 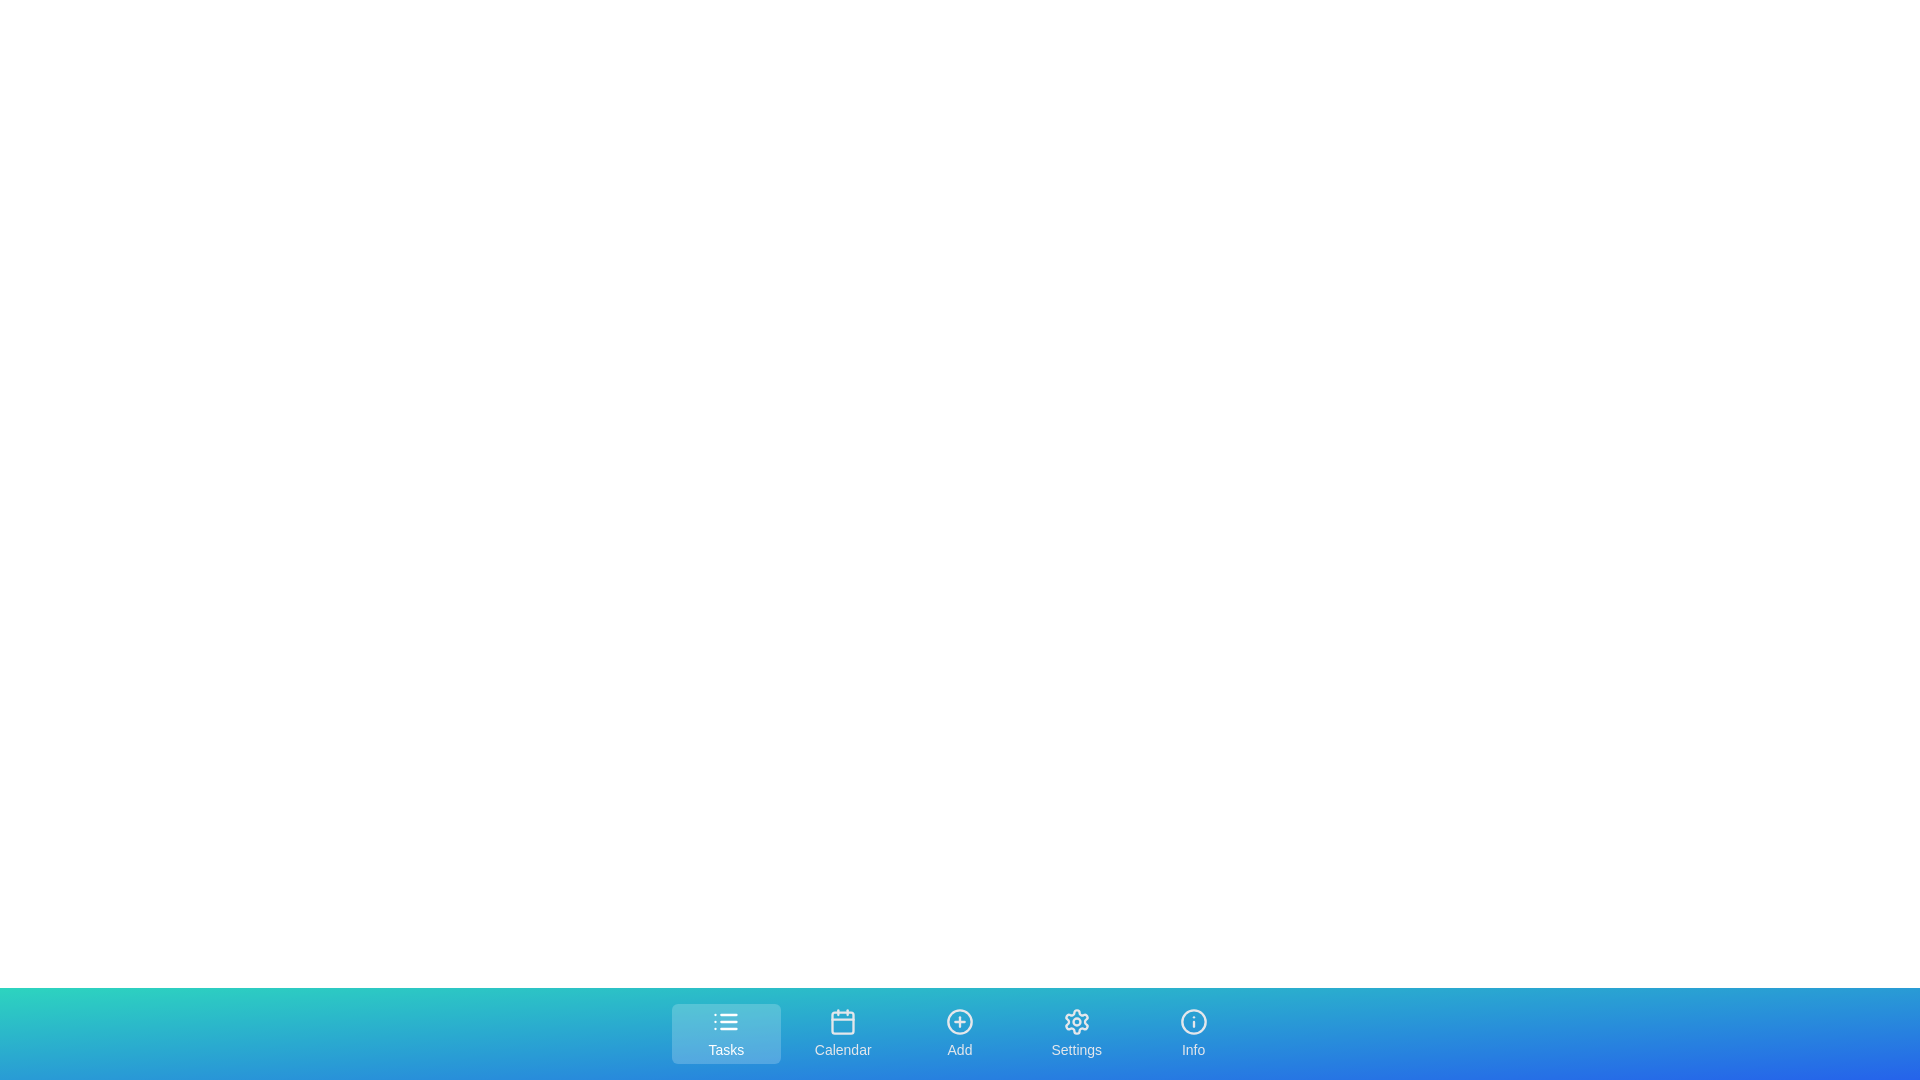 What do you see at coordinates (1075, 1033) in the screenshot?
I see `the tab labeled Settings` at bounding box center [1075, 1033].